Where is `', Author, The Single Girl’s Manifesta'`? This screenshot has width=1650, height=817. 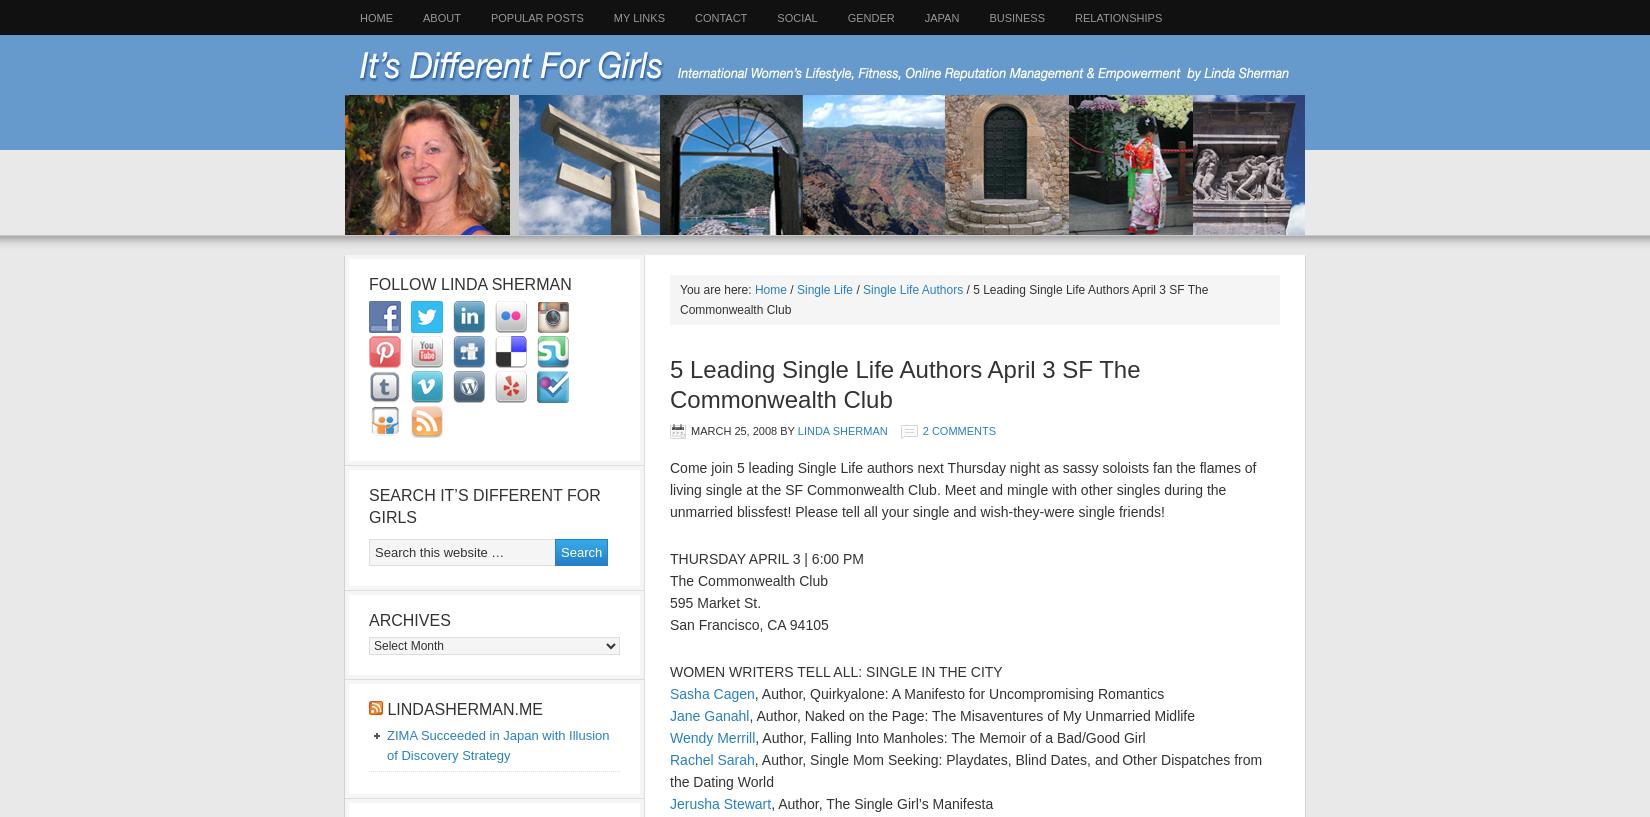
', Author, The Single Girl’s Manifesta' is located at coordinates (881, 804).